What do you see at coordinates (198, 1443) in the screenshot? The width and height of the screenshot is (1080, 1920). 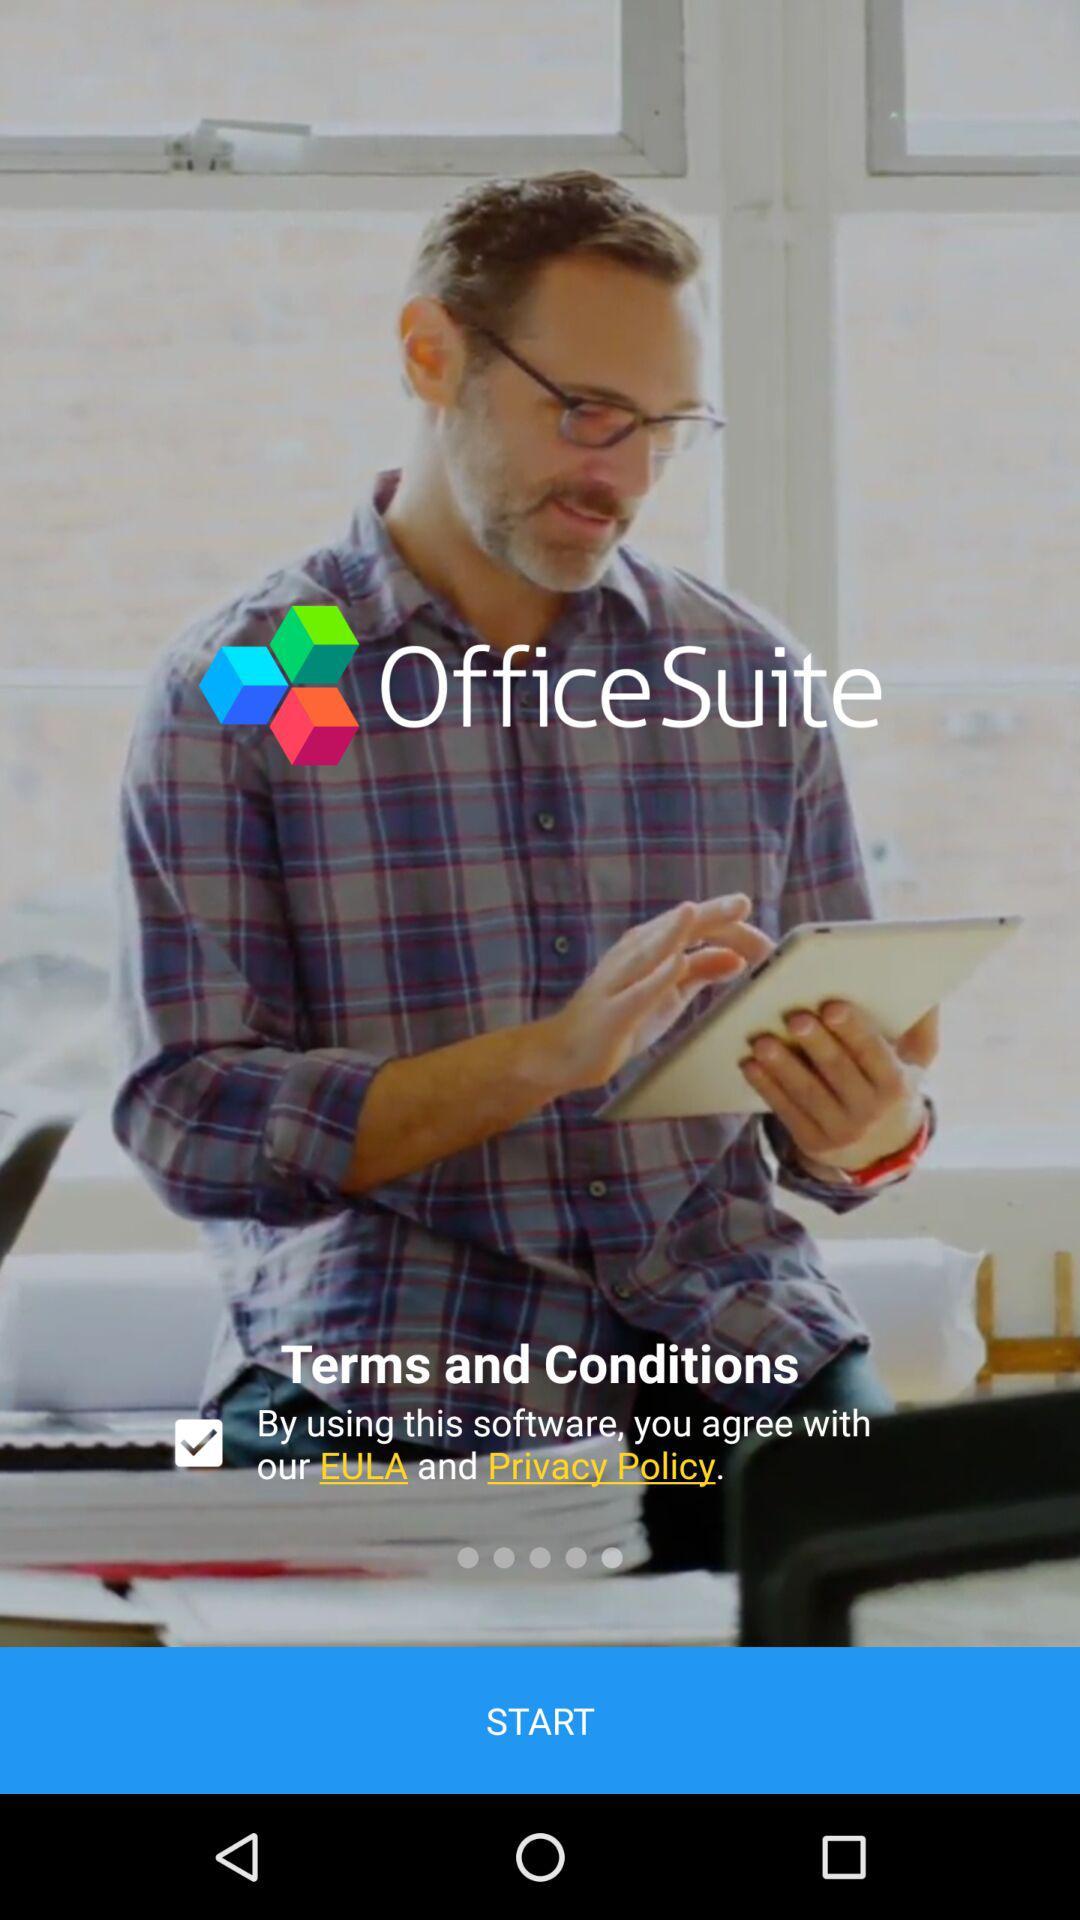 I see `agree with eula` at bounding box center [198, 1443].